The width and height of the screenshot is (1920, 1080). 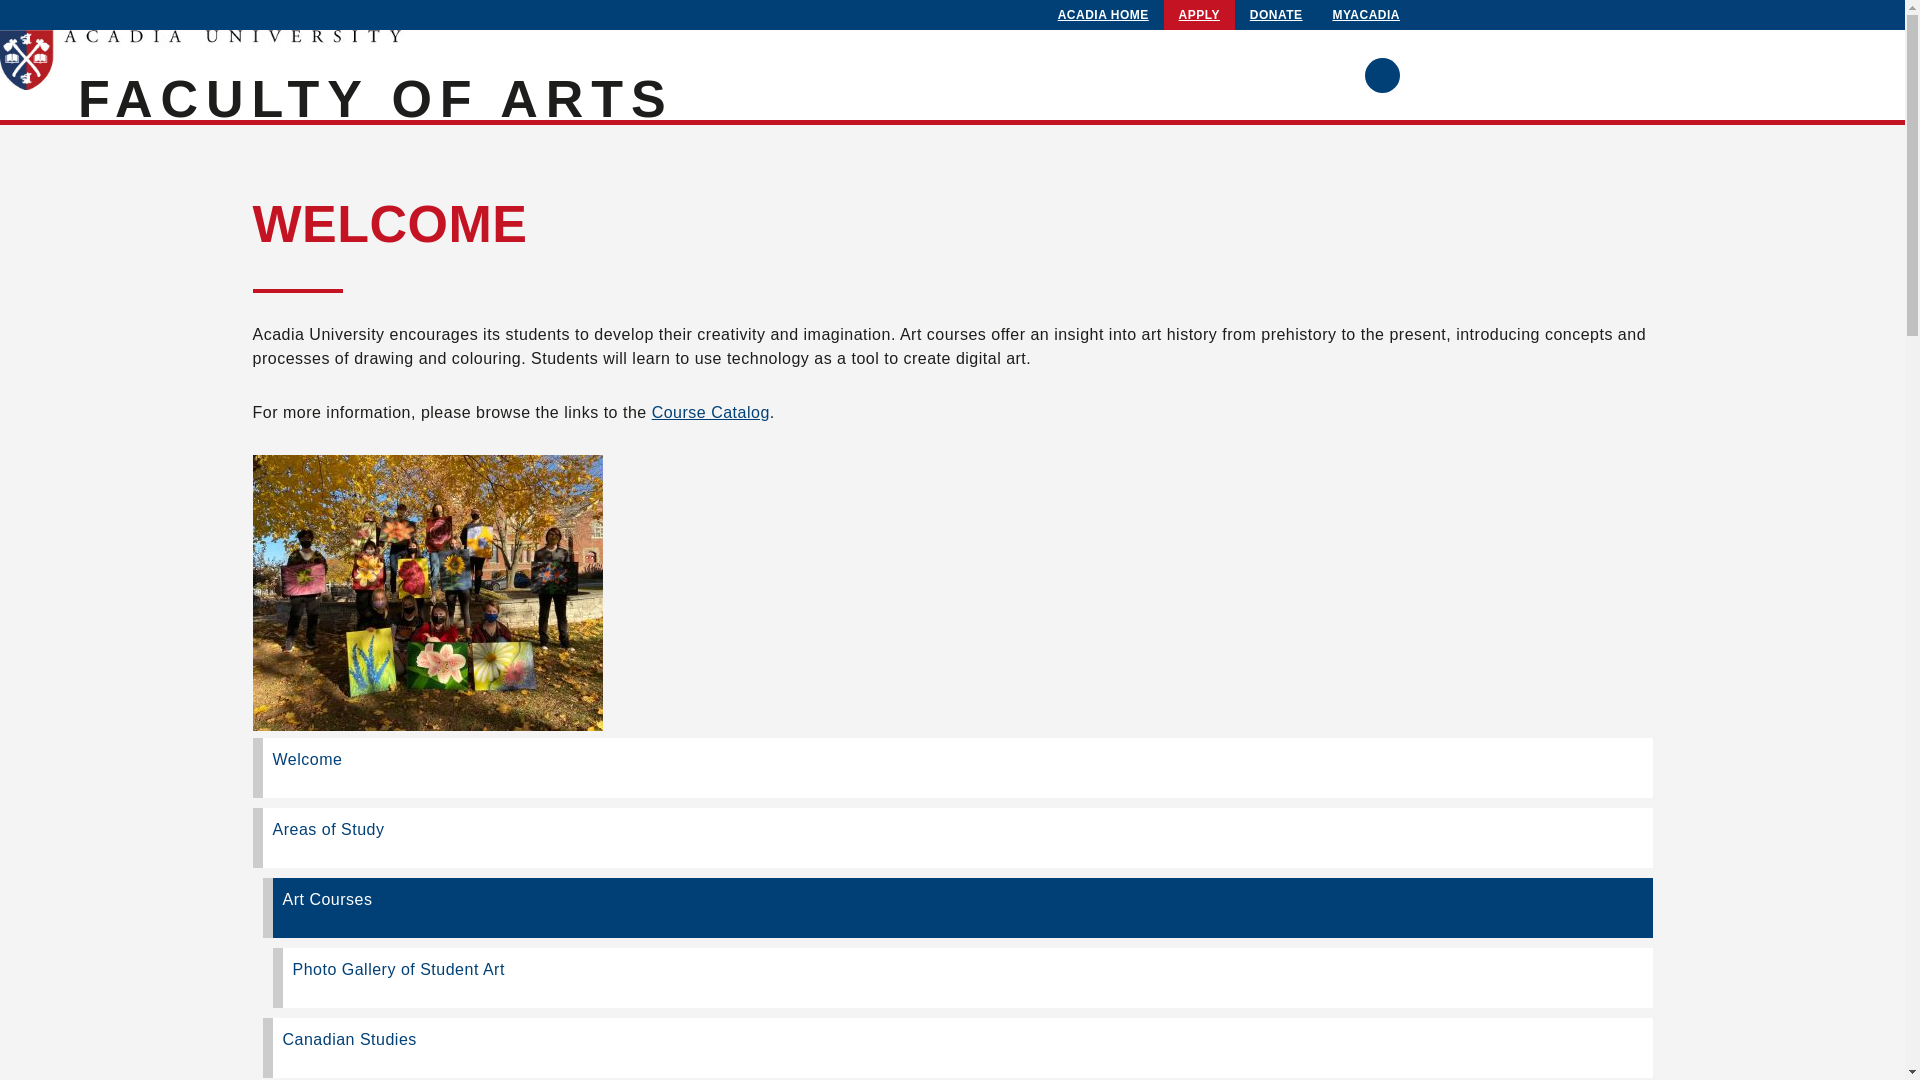 I want to click on 'ACADIA HOME', so click(x=1102, y=15).